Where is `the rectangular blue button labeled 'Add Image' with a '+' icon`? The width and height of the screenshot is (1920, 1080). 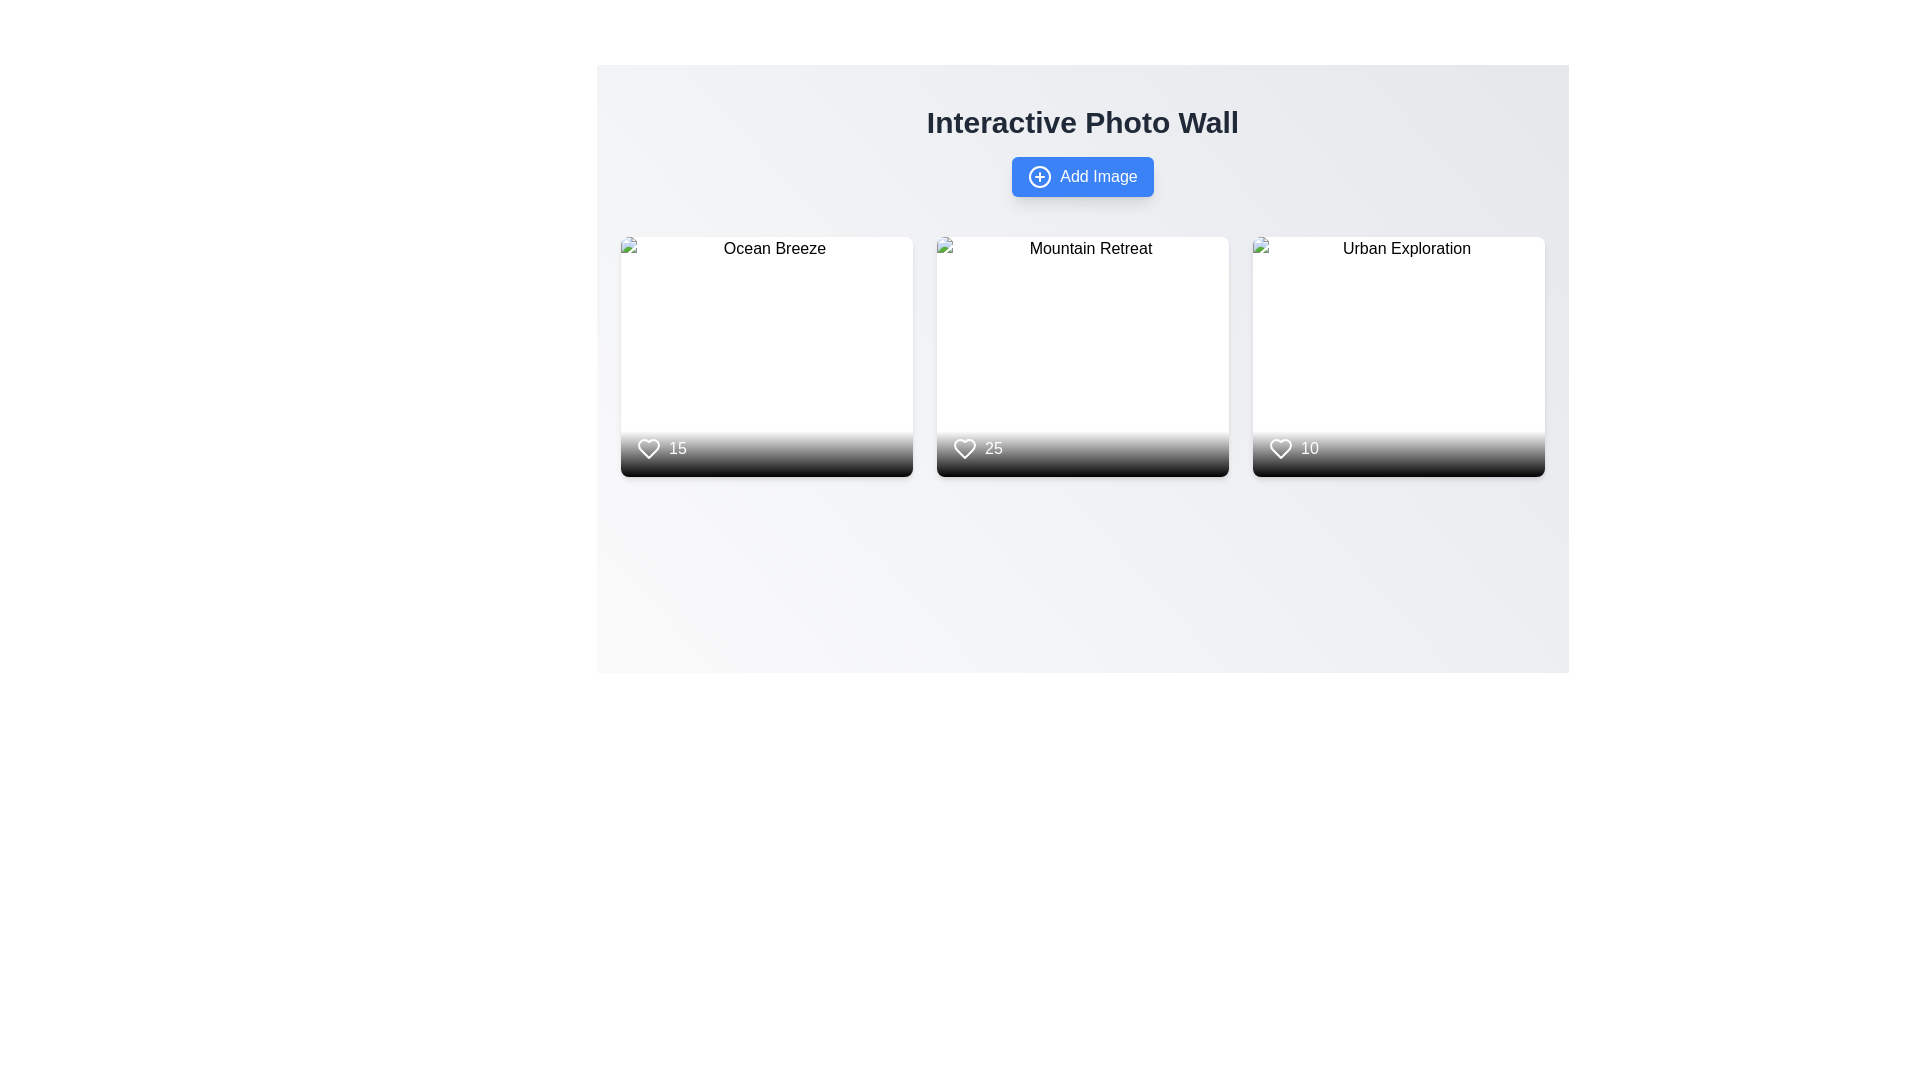 the rectangular blue button labeled 'Add Image' with a '+' icon is located at coordinates (1082, 176).